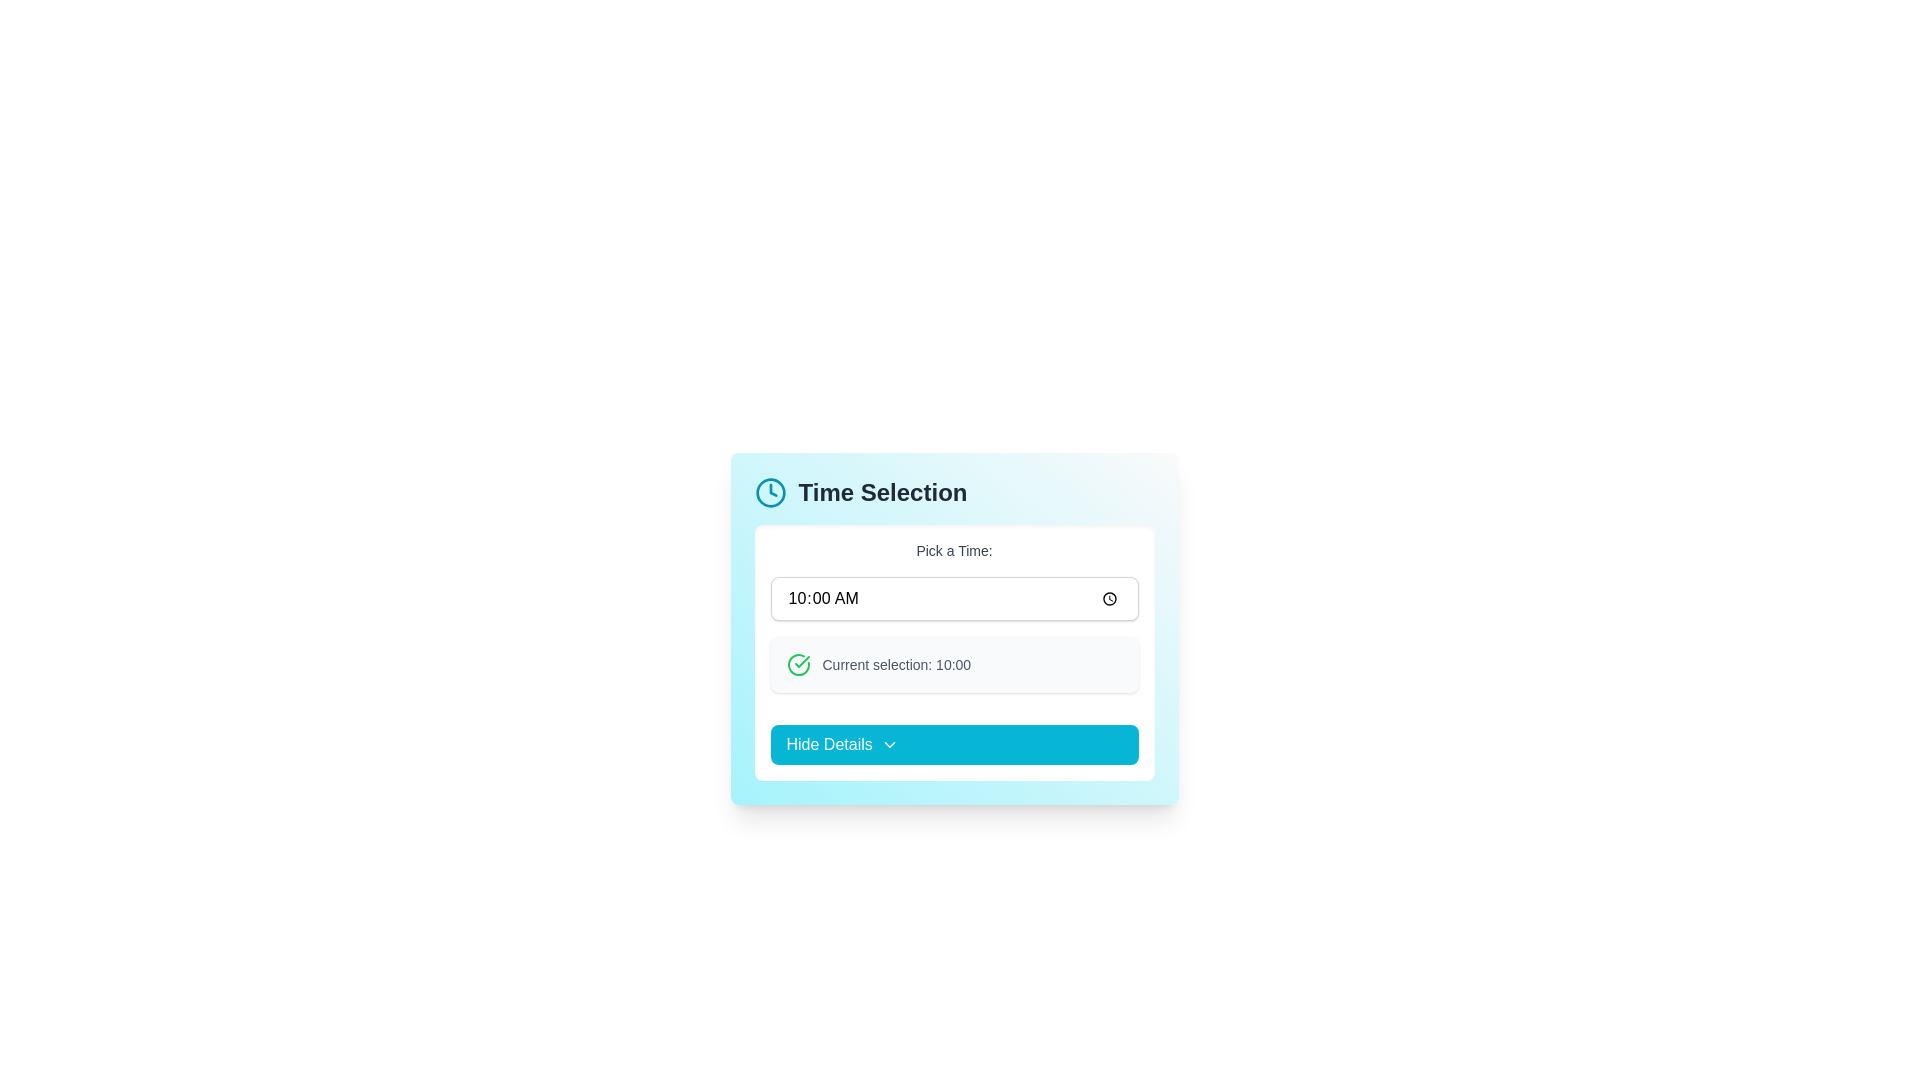  I want to click on the text label displaying 'Current selection: 10:00', which is positioned below the time input field in the time selection interface, so click(895, 664).